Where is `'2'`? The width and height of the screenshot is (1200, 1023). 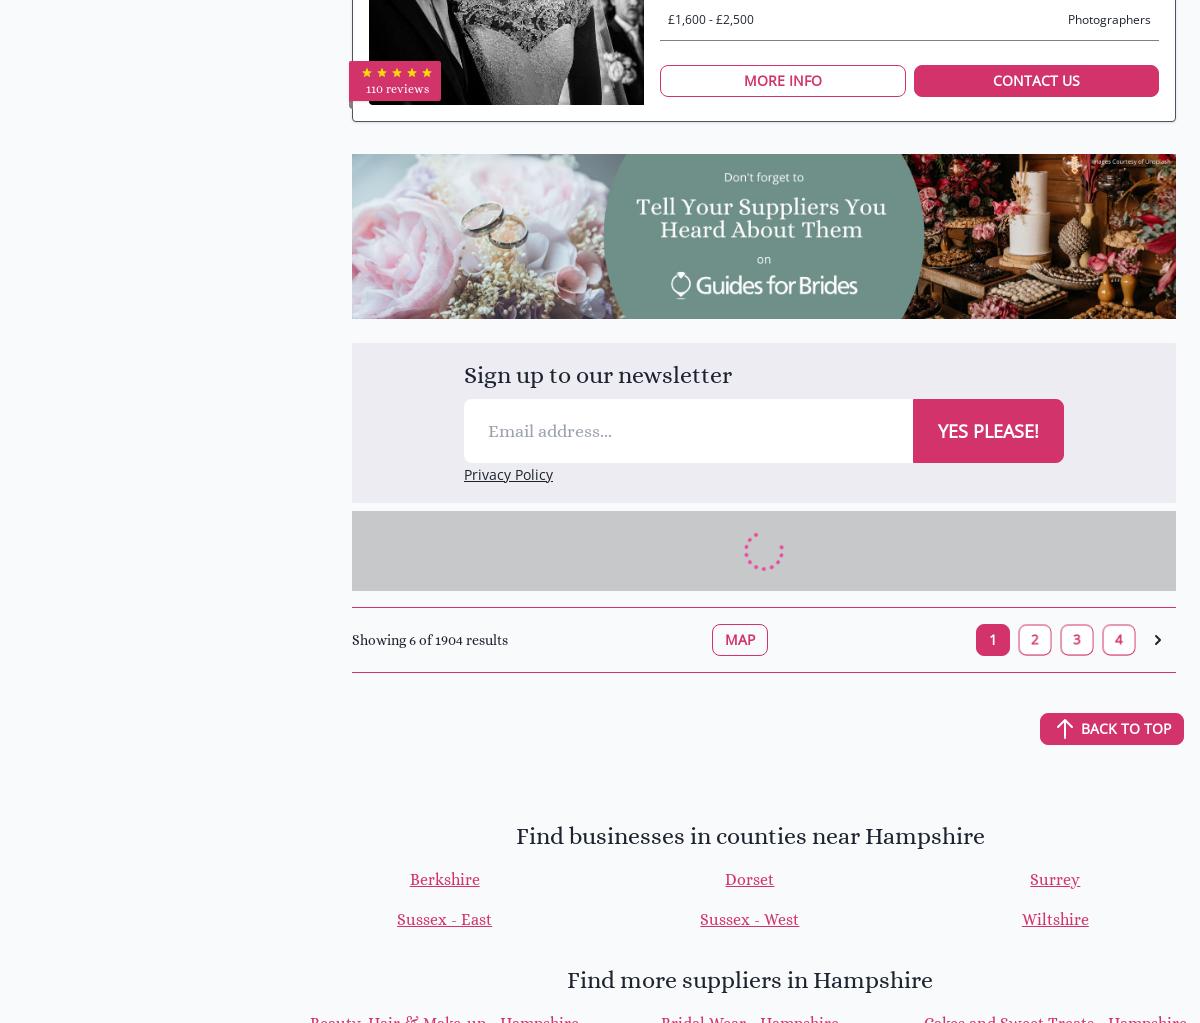
'2' is located at coordinates (1035, 638).